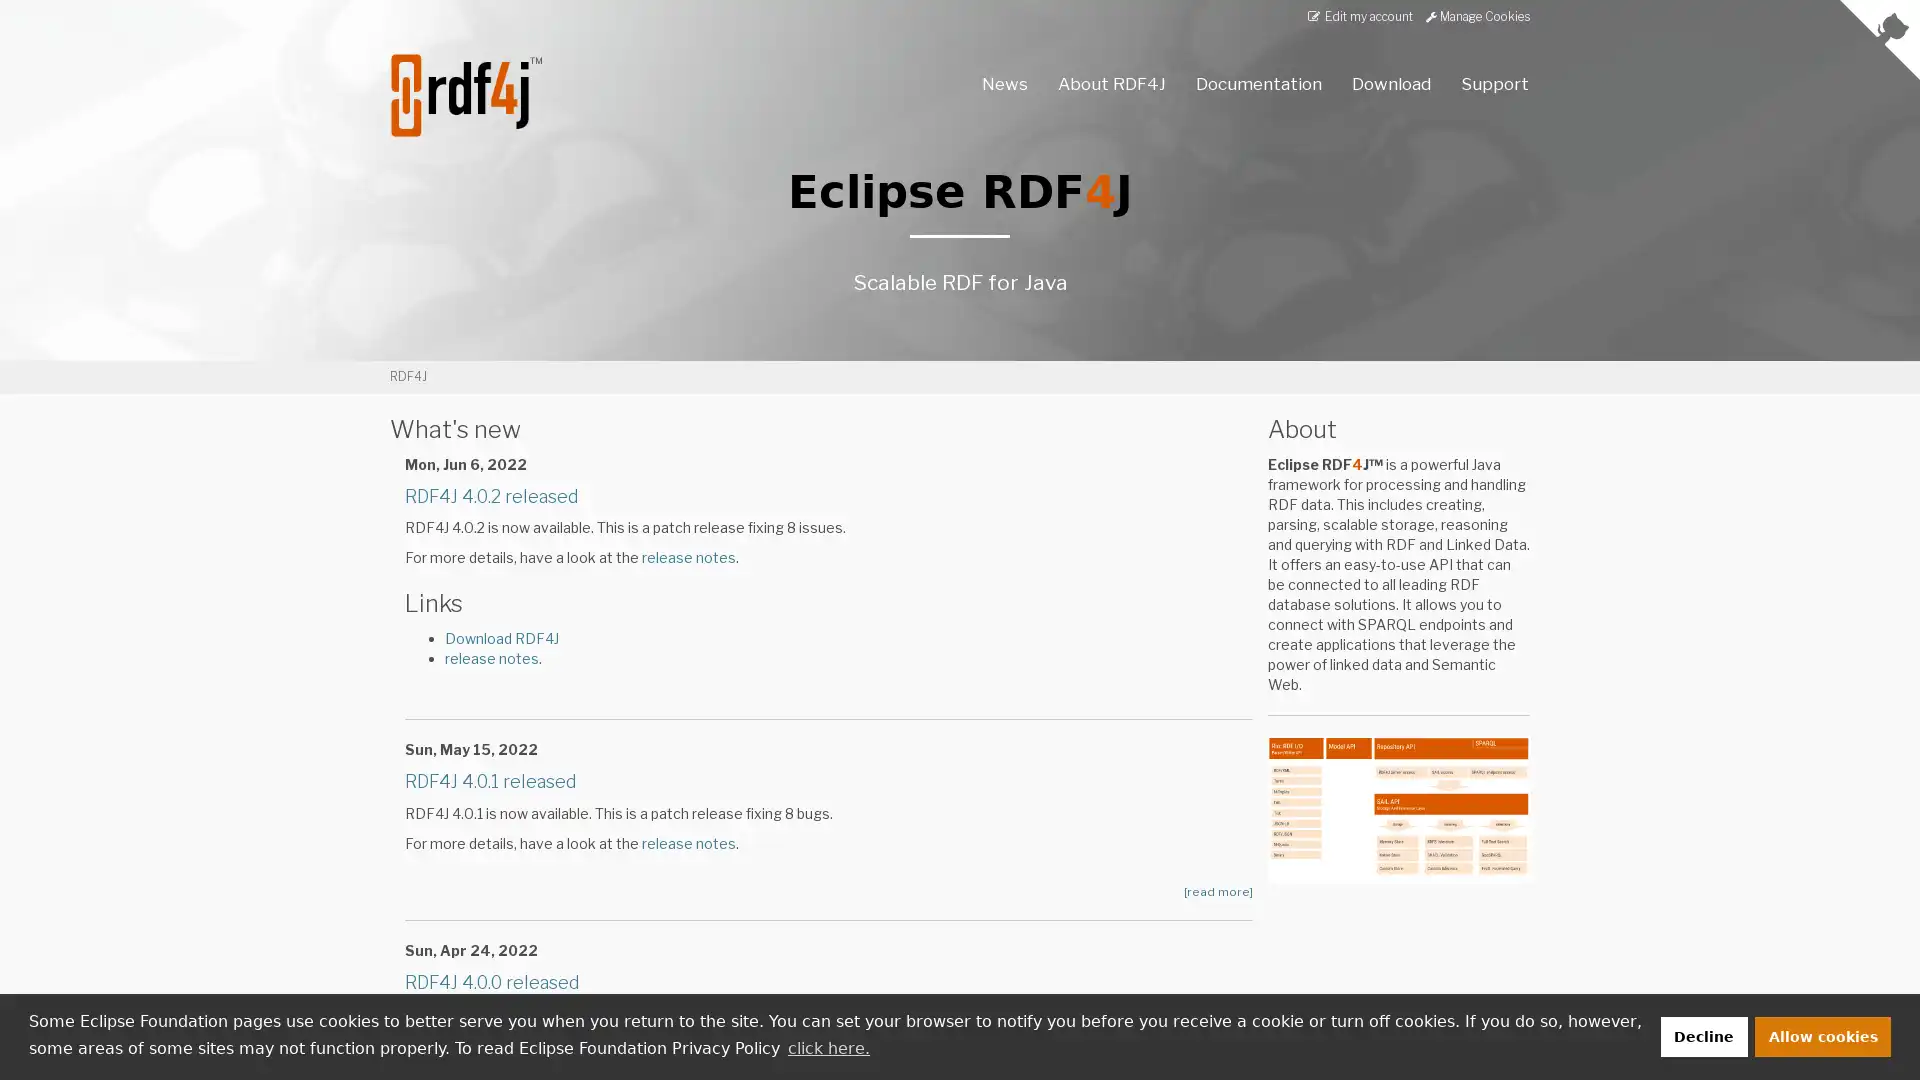  I want to click on learn more about cookies, so click(828, 1047).